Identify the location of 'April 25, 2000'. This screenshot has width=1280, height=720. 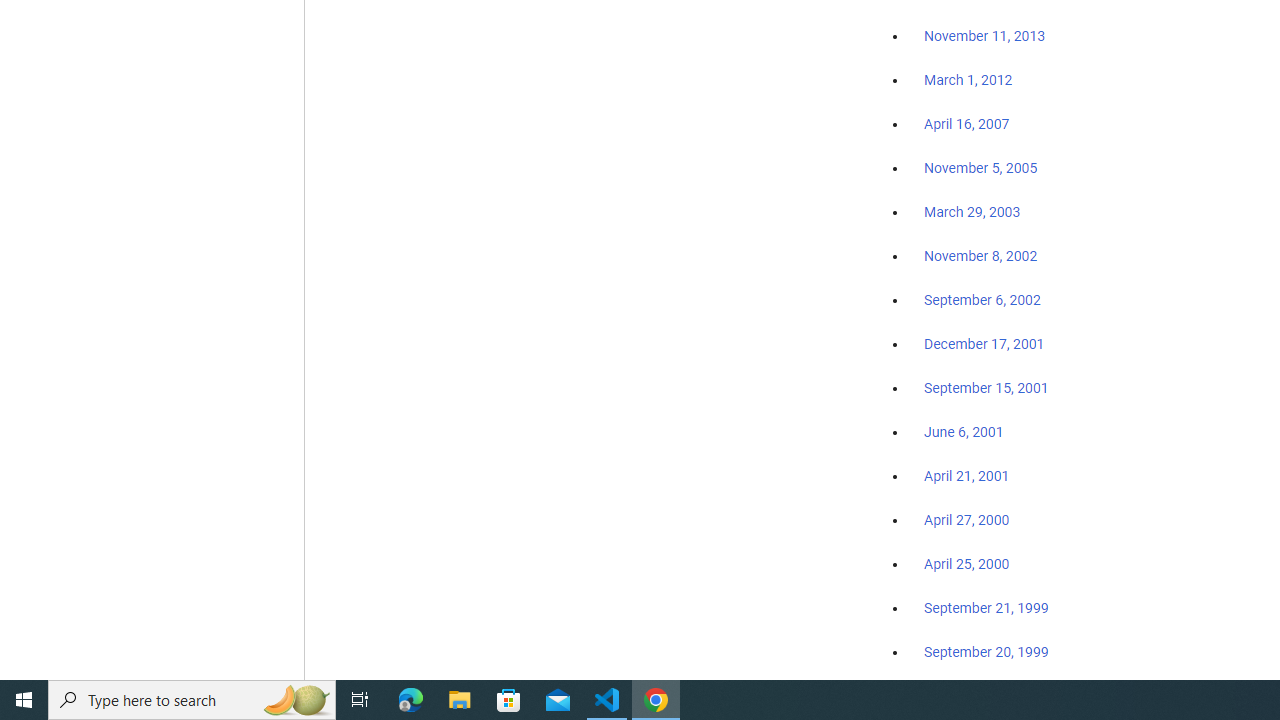
(967, 564).